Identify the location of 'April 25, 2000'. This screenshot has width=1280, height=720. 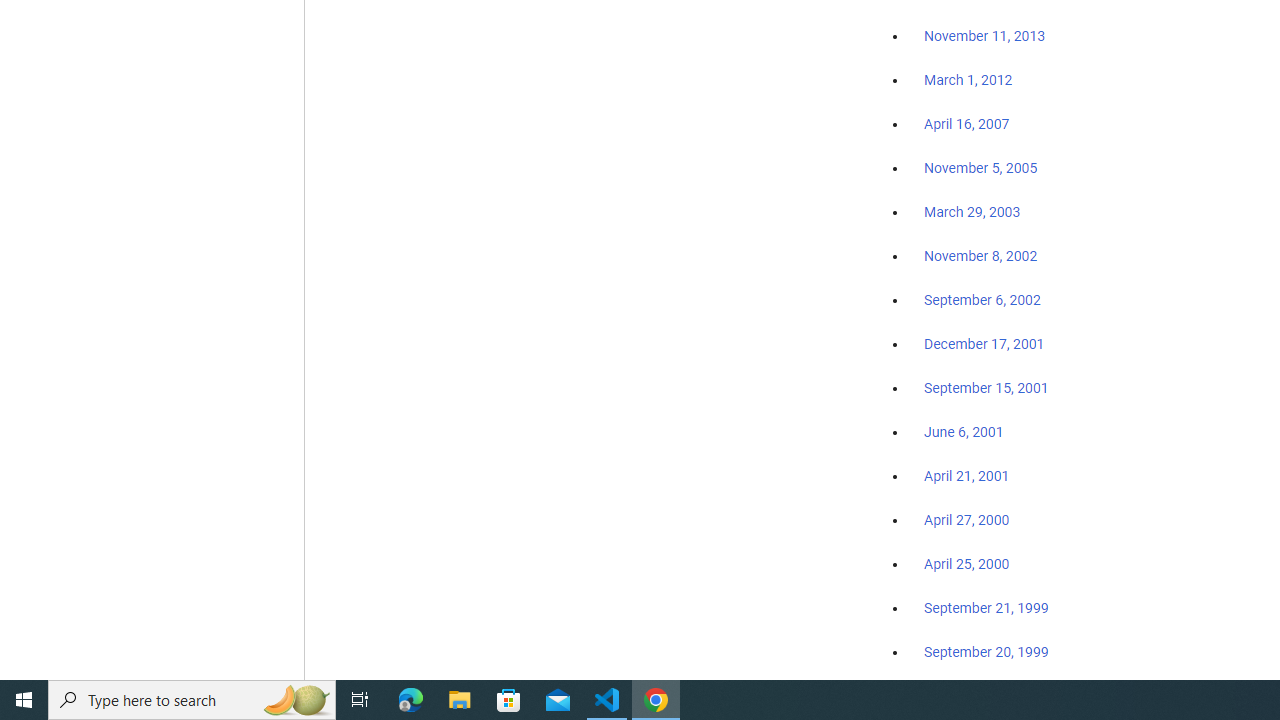
(967, 564).